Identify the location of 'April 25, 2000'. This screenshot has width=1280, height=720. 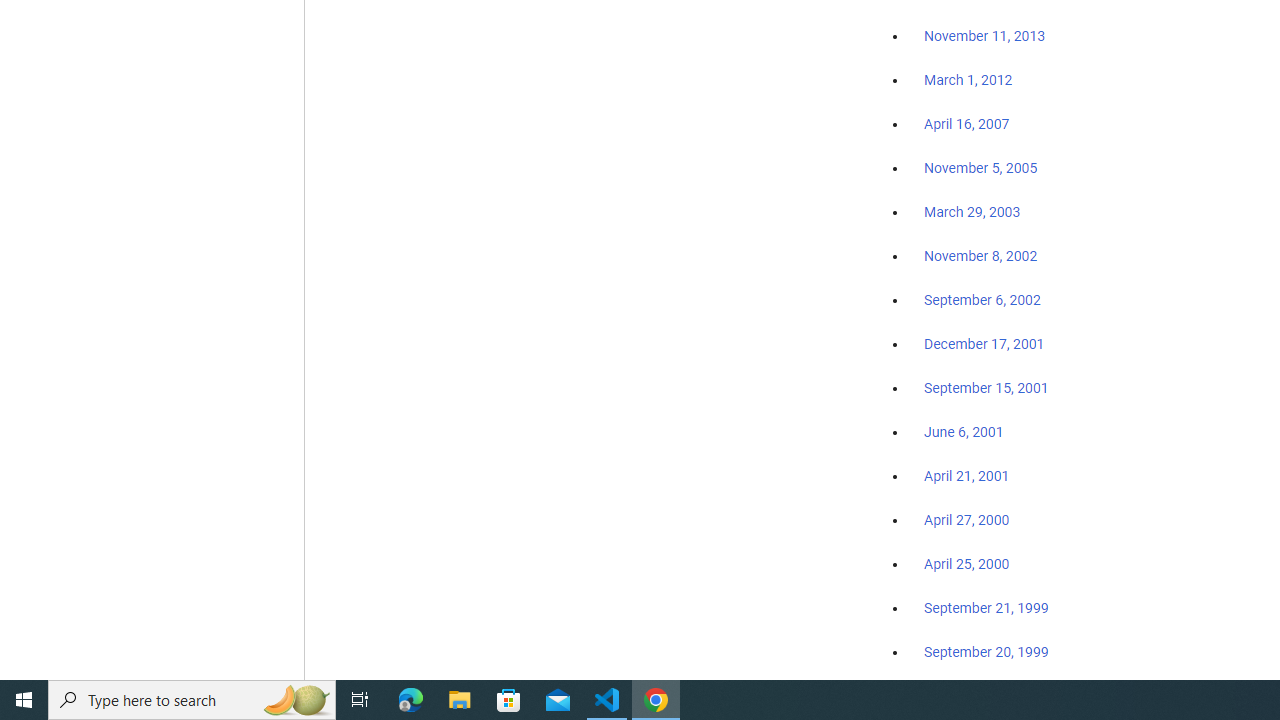
(967, 564).